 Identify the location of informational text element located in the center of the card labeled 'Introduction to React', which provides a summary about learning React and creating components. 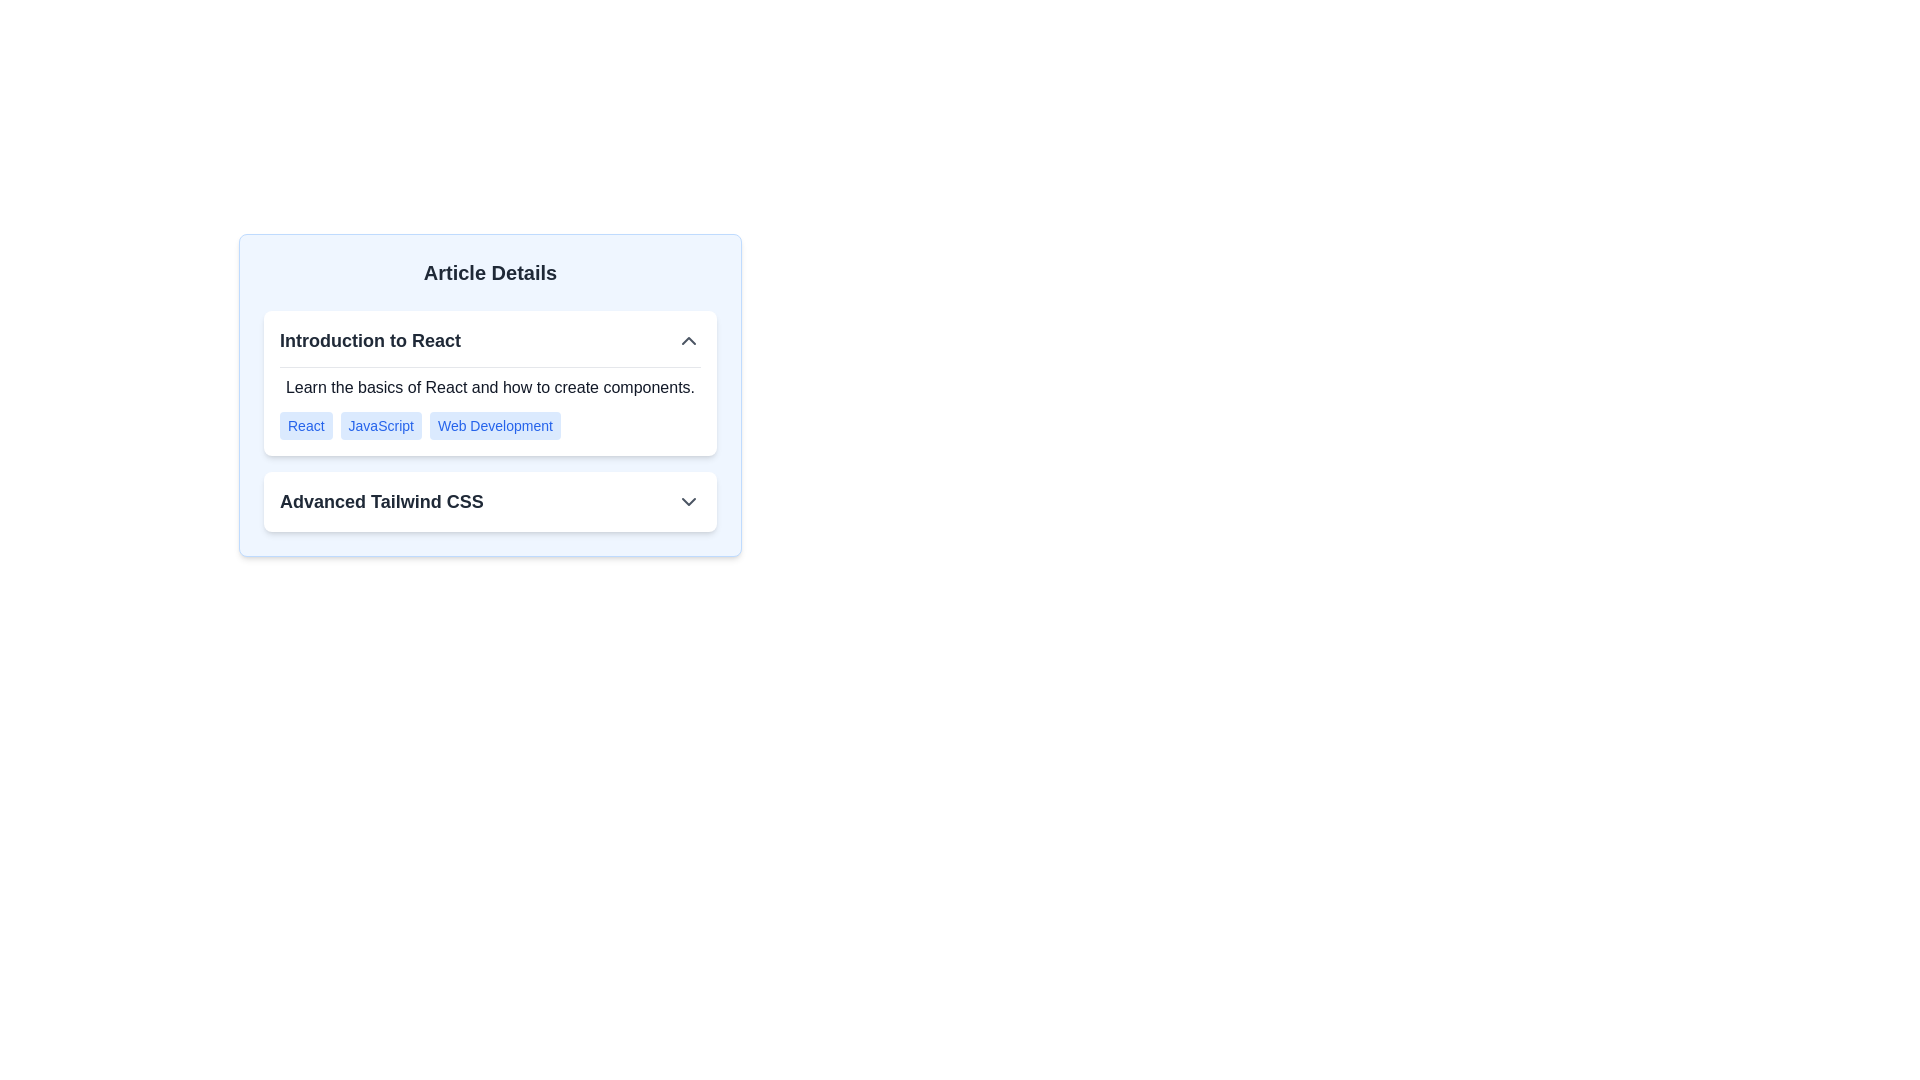
(490, 388).